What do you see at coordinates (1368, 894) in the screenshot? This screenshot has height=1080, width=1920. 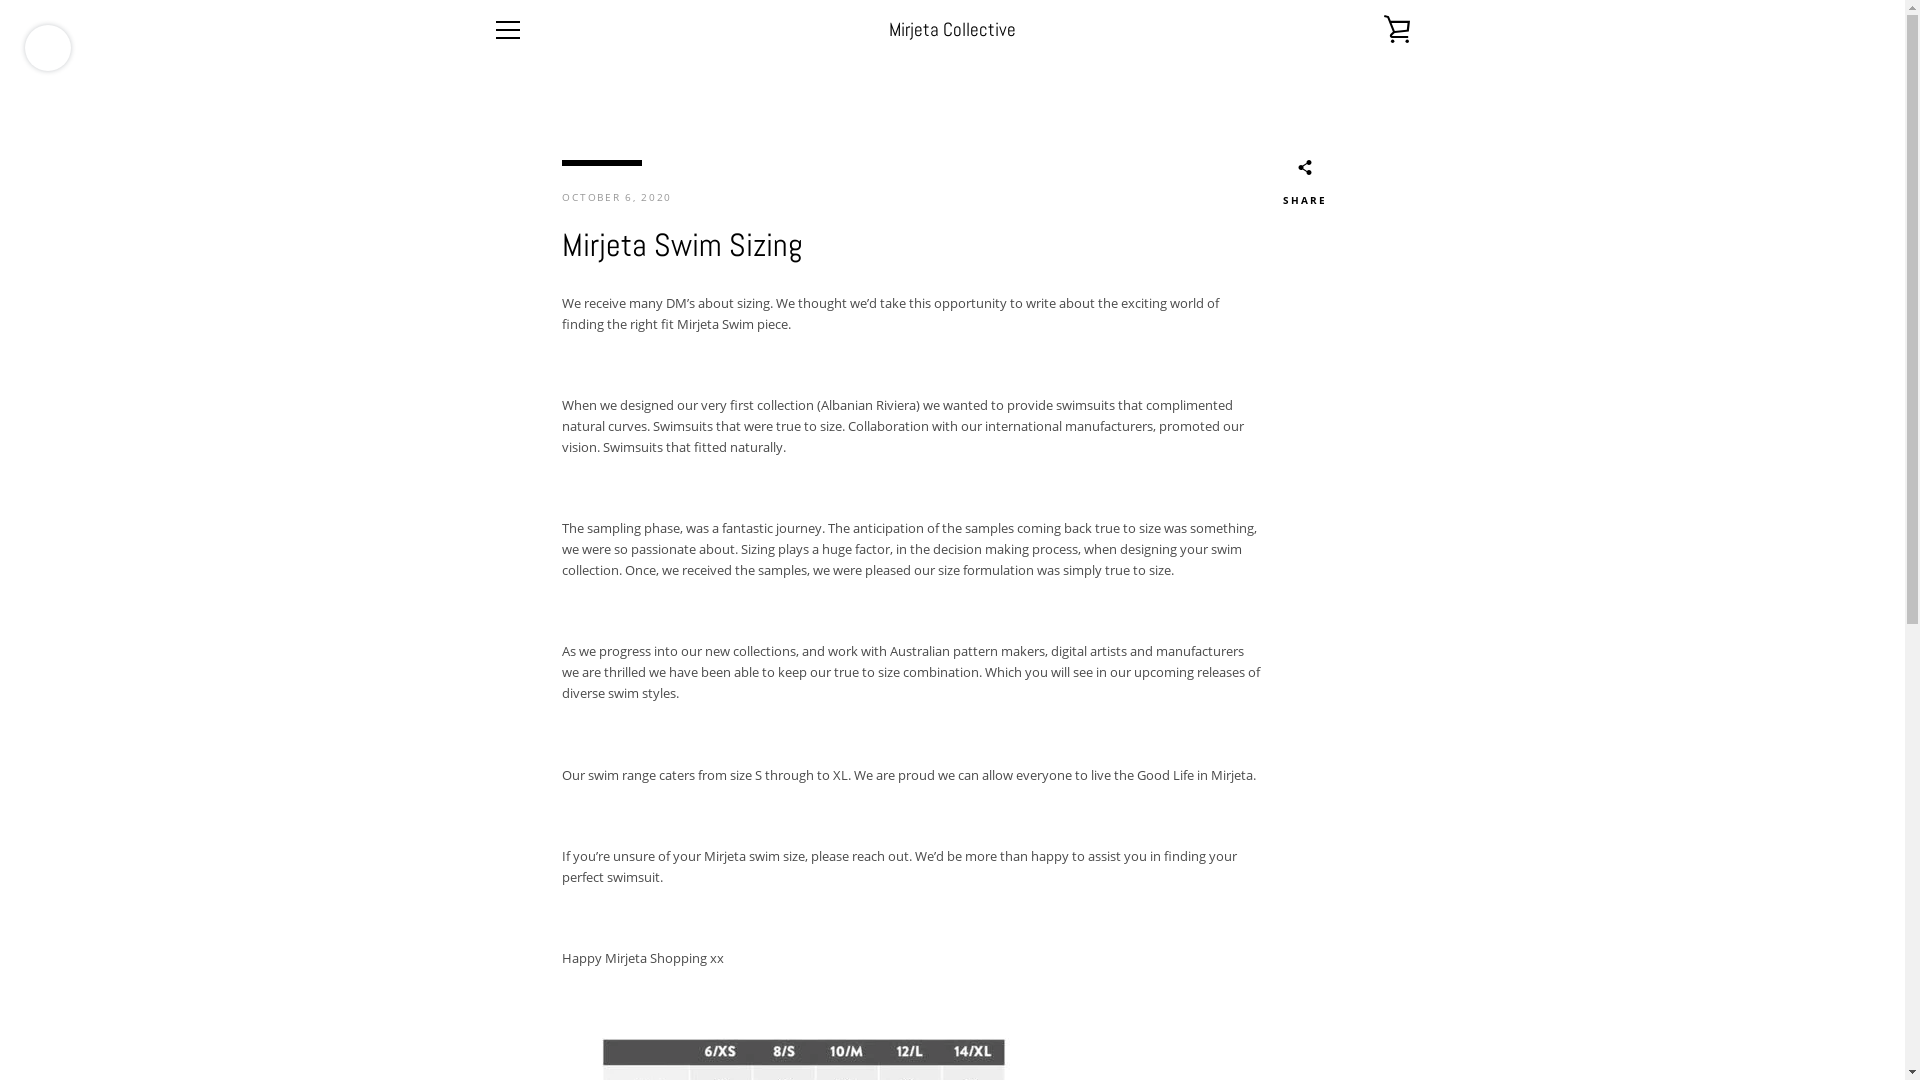 I see `'SUBSCRIBE'` at bounding box center [1368, 894].